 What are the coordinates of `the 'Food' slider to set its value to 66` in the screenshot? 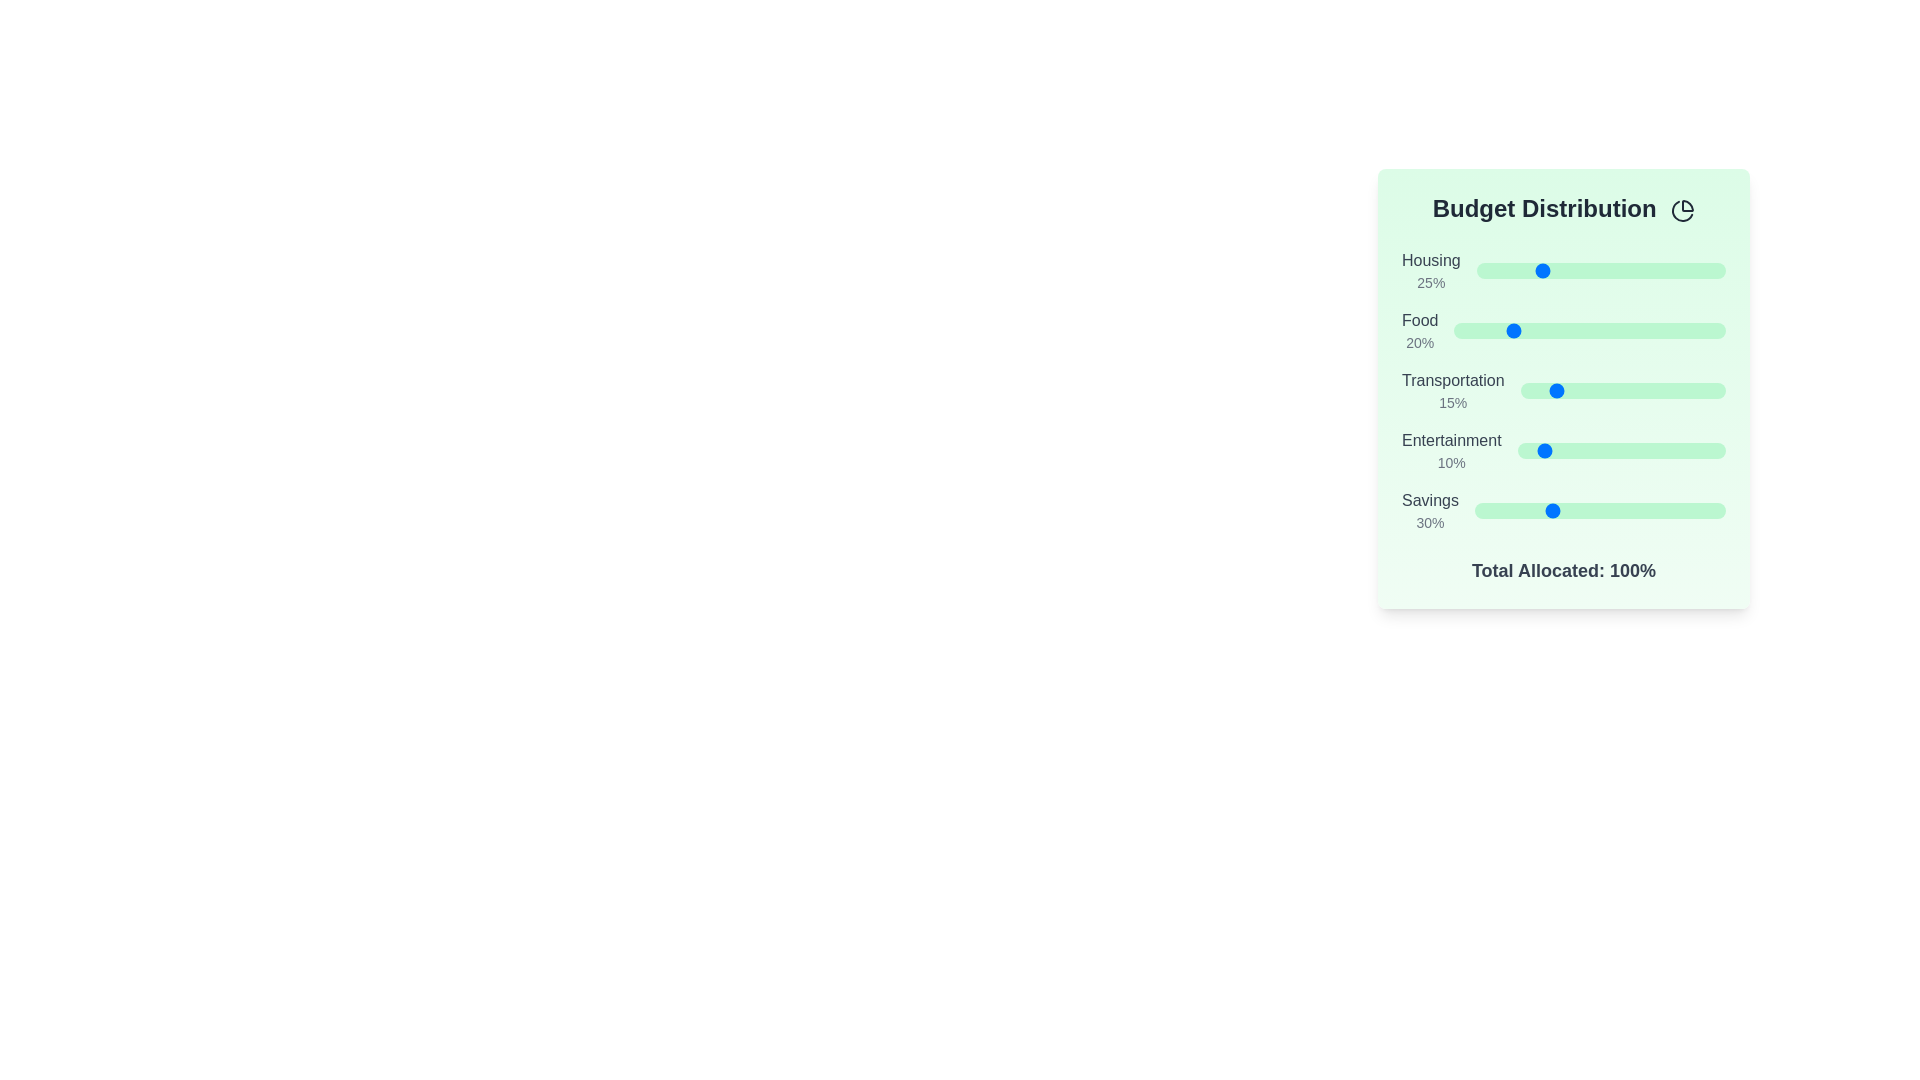 It's located at (1633, 330).